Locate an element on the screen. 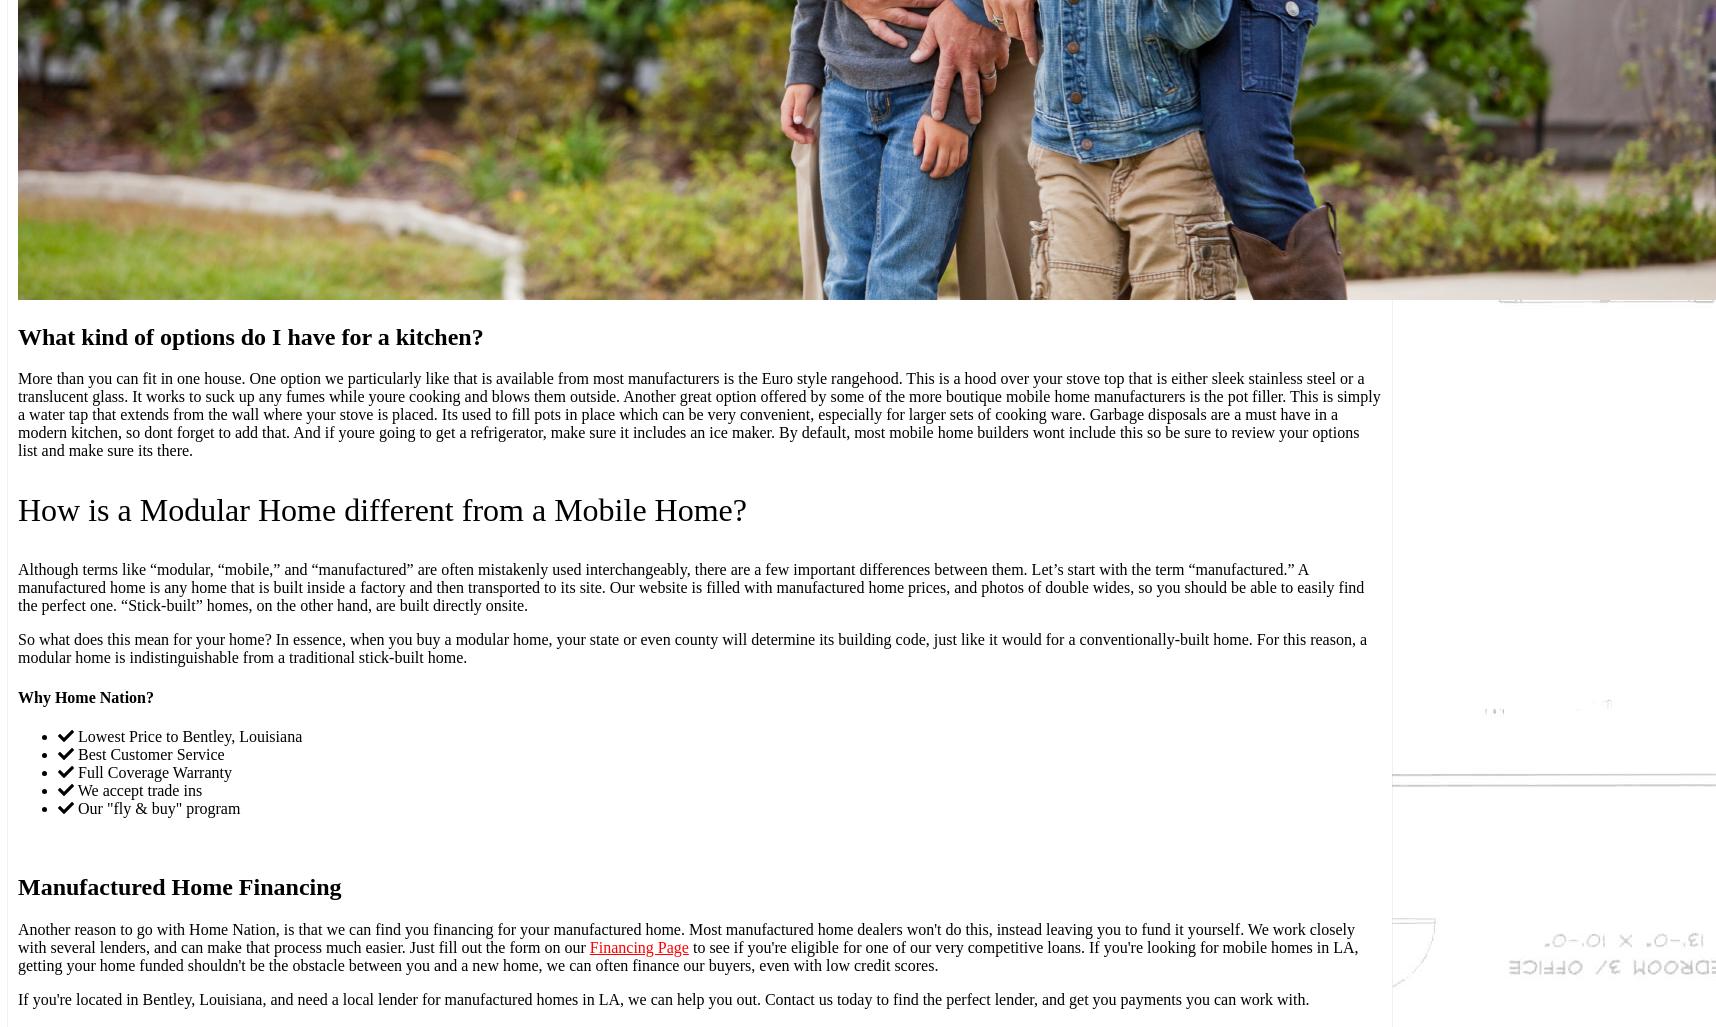 This screenshot has width=1716, height=1027. 'Financing Page' is located at coordinates (638, 946).